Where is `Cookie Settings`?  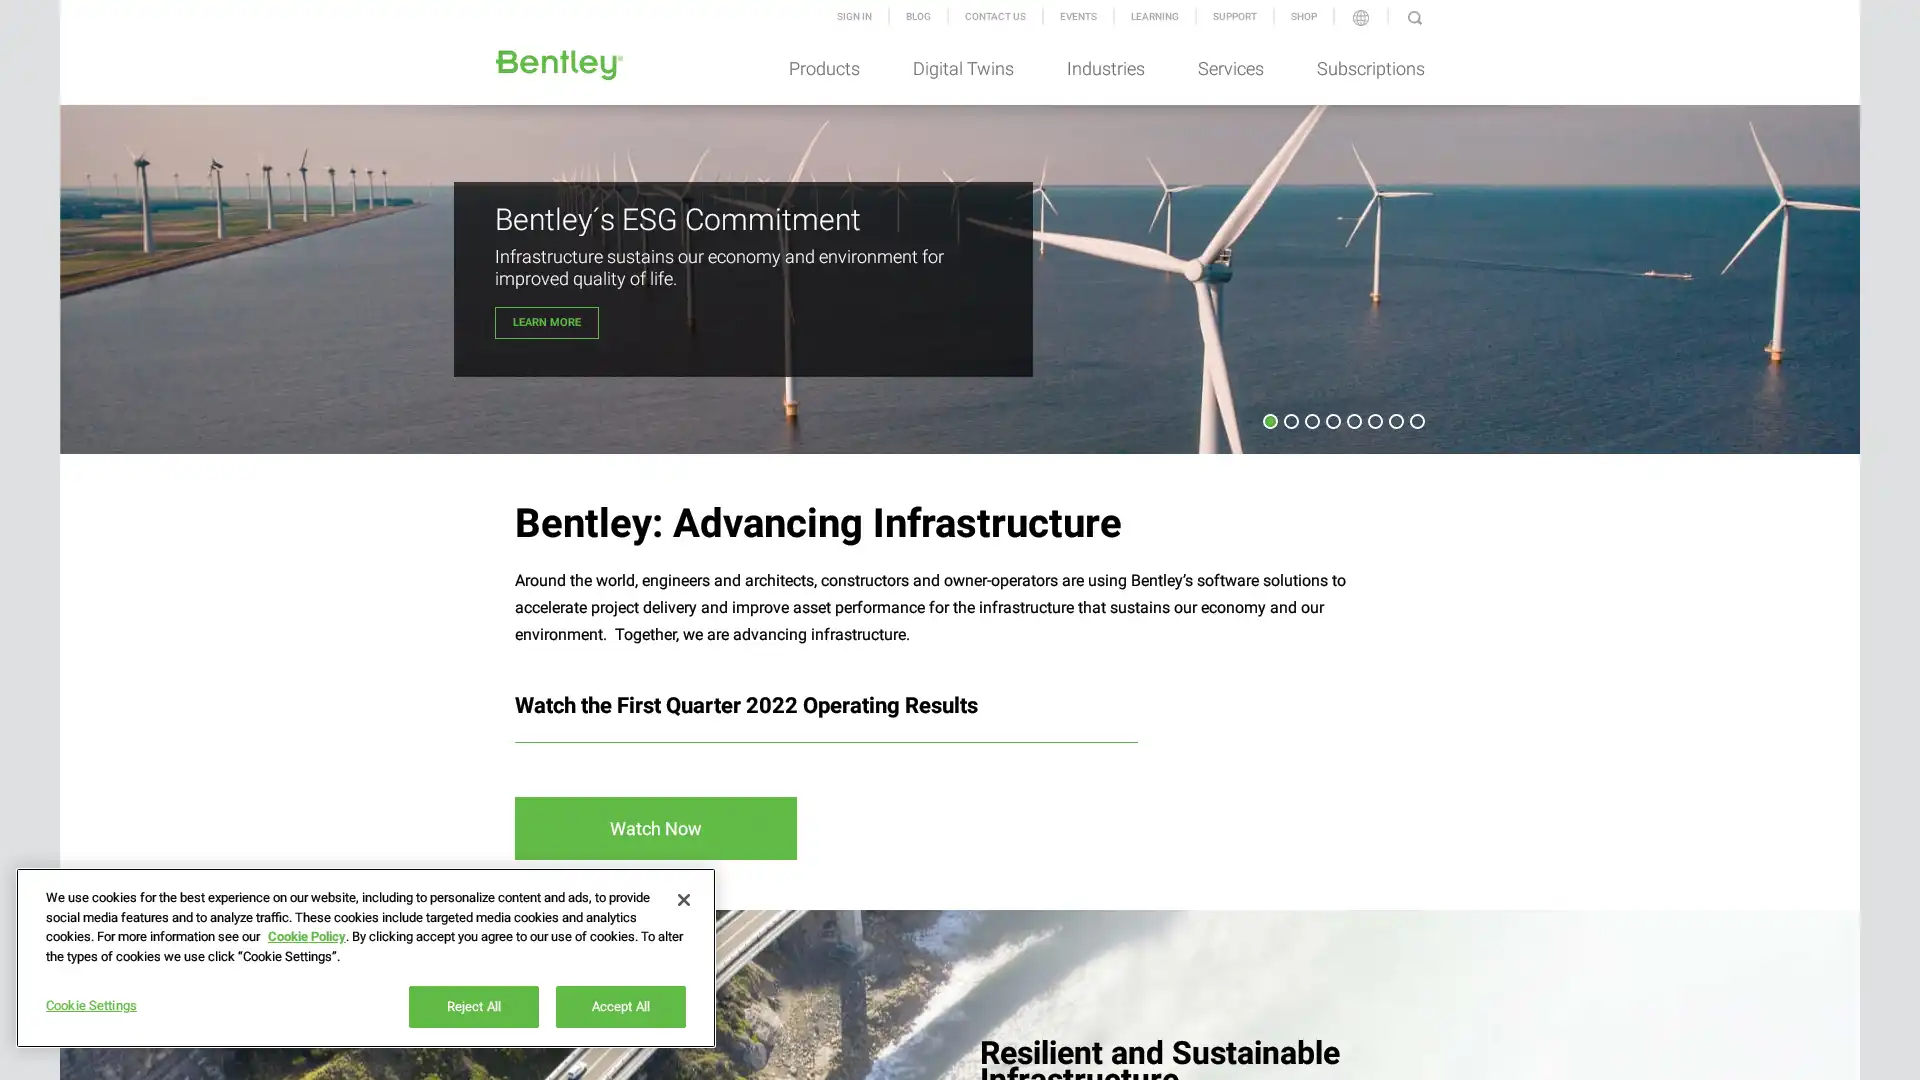 Cookie Settings is located at coordinates (132, 1006).